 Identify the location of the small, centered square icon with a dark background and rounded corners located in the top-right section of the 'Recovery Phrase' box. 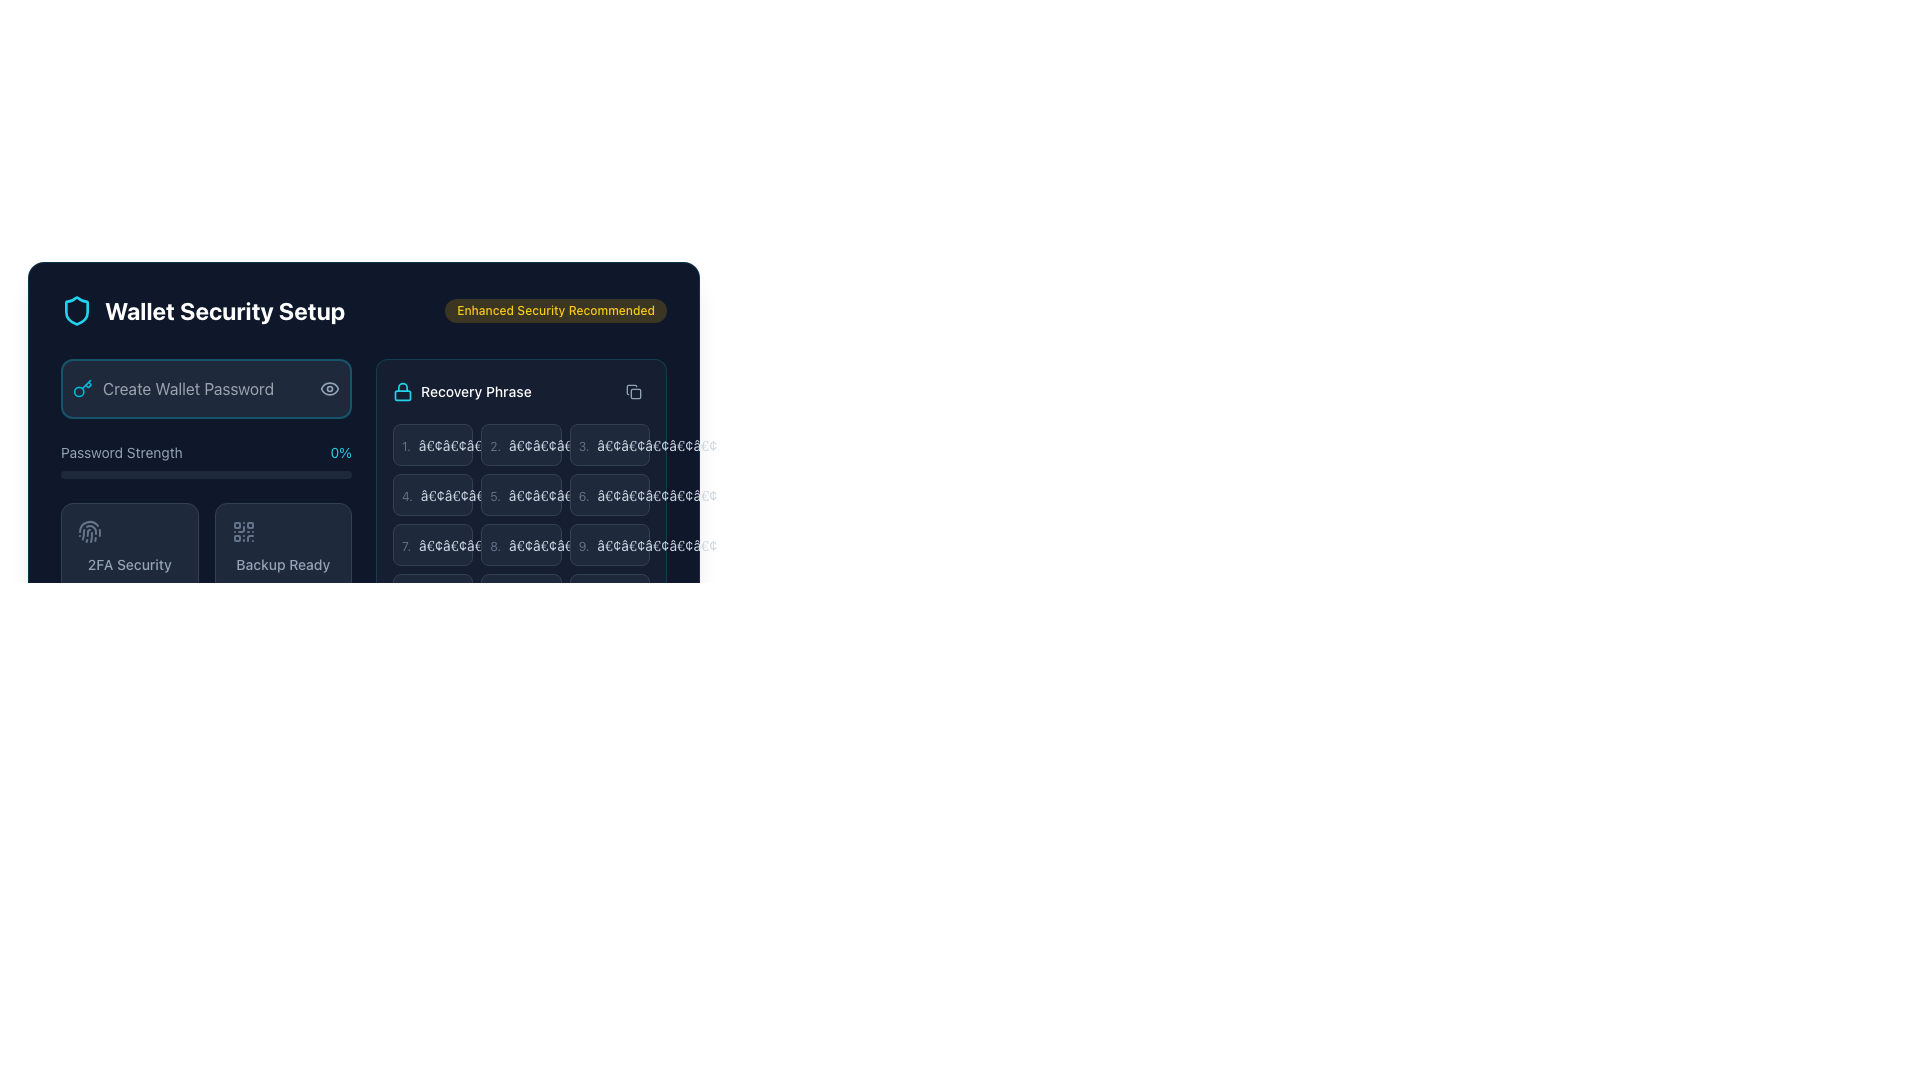
(634, 393).